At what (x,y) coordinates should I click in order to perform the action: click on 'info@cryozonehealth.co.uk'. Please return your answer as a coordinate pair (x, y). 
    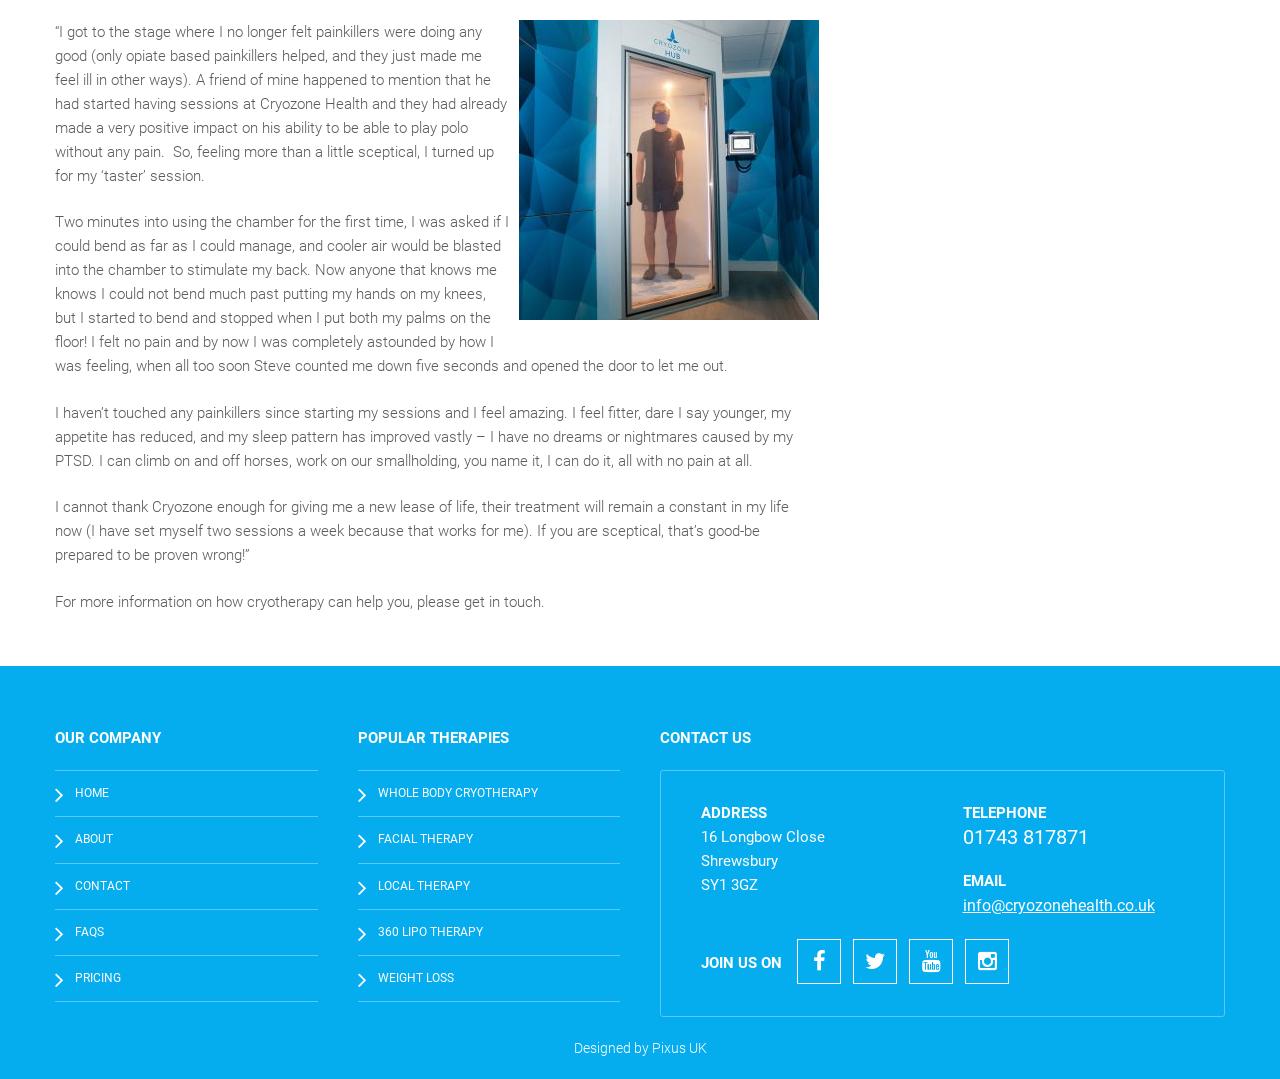
    Looking at the image, I should click on (1057, 904).